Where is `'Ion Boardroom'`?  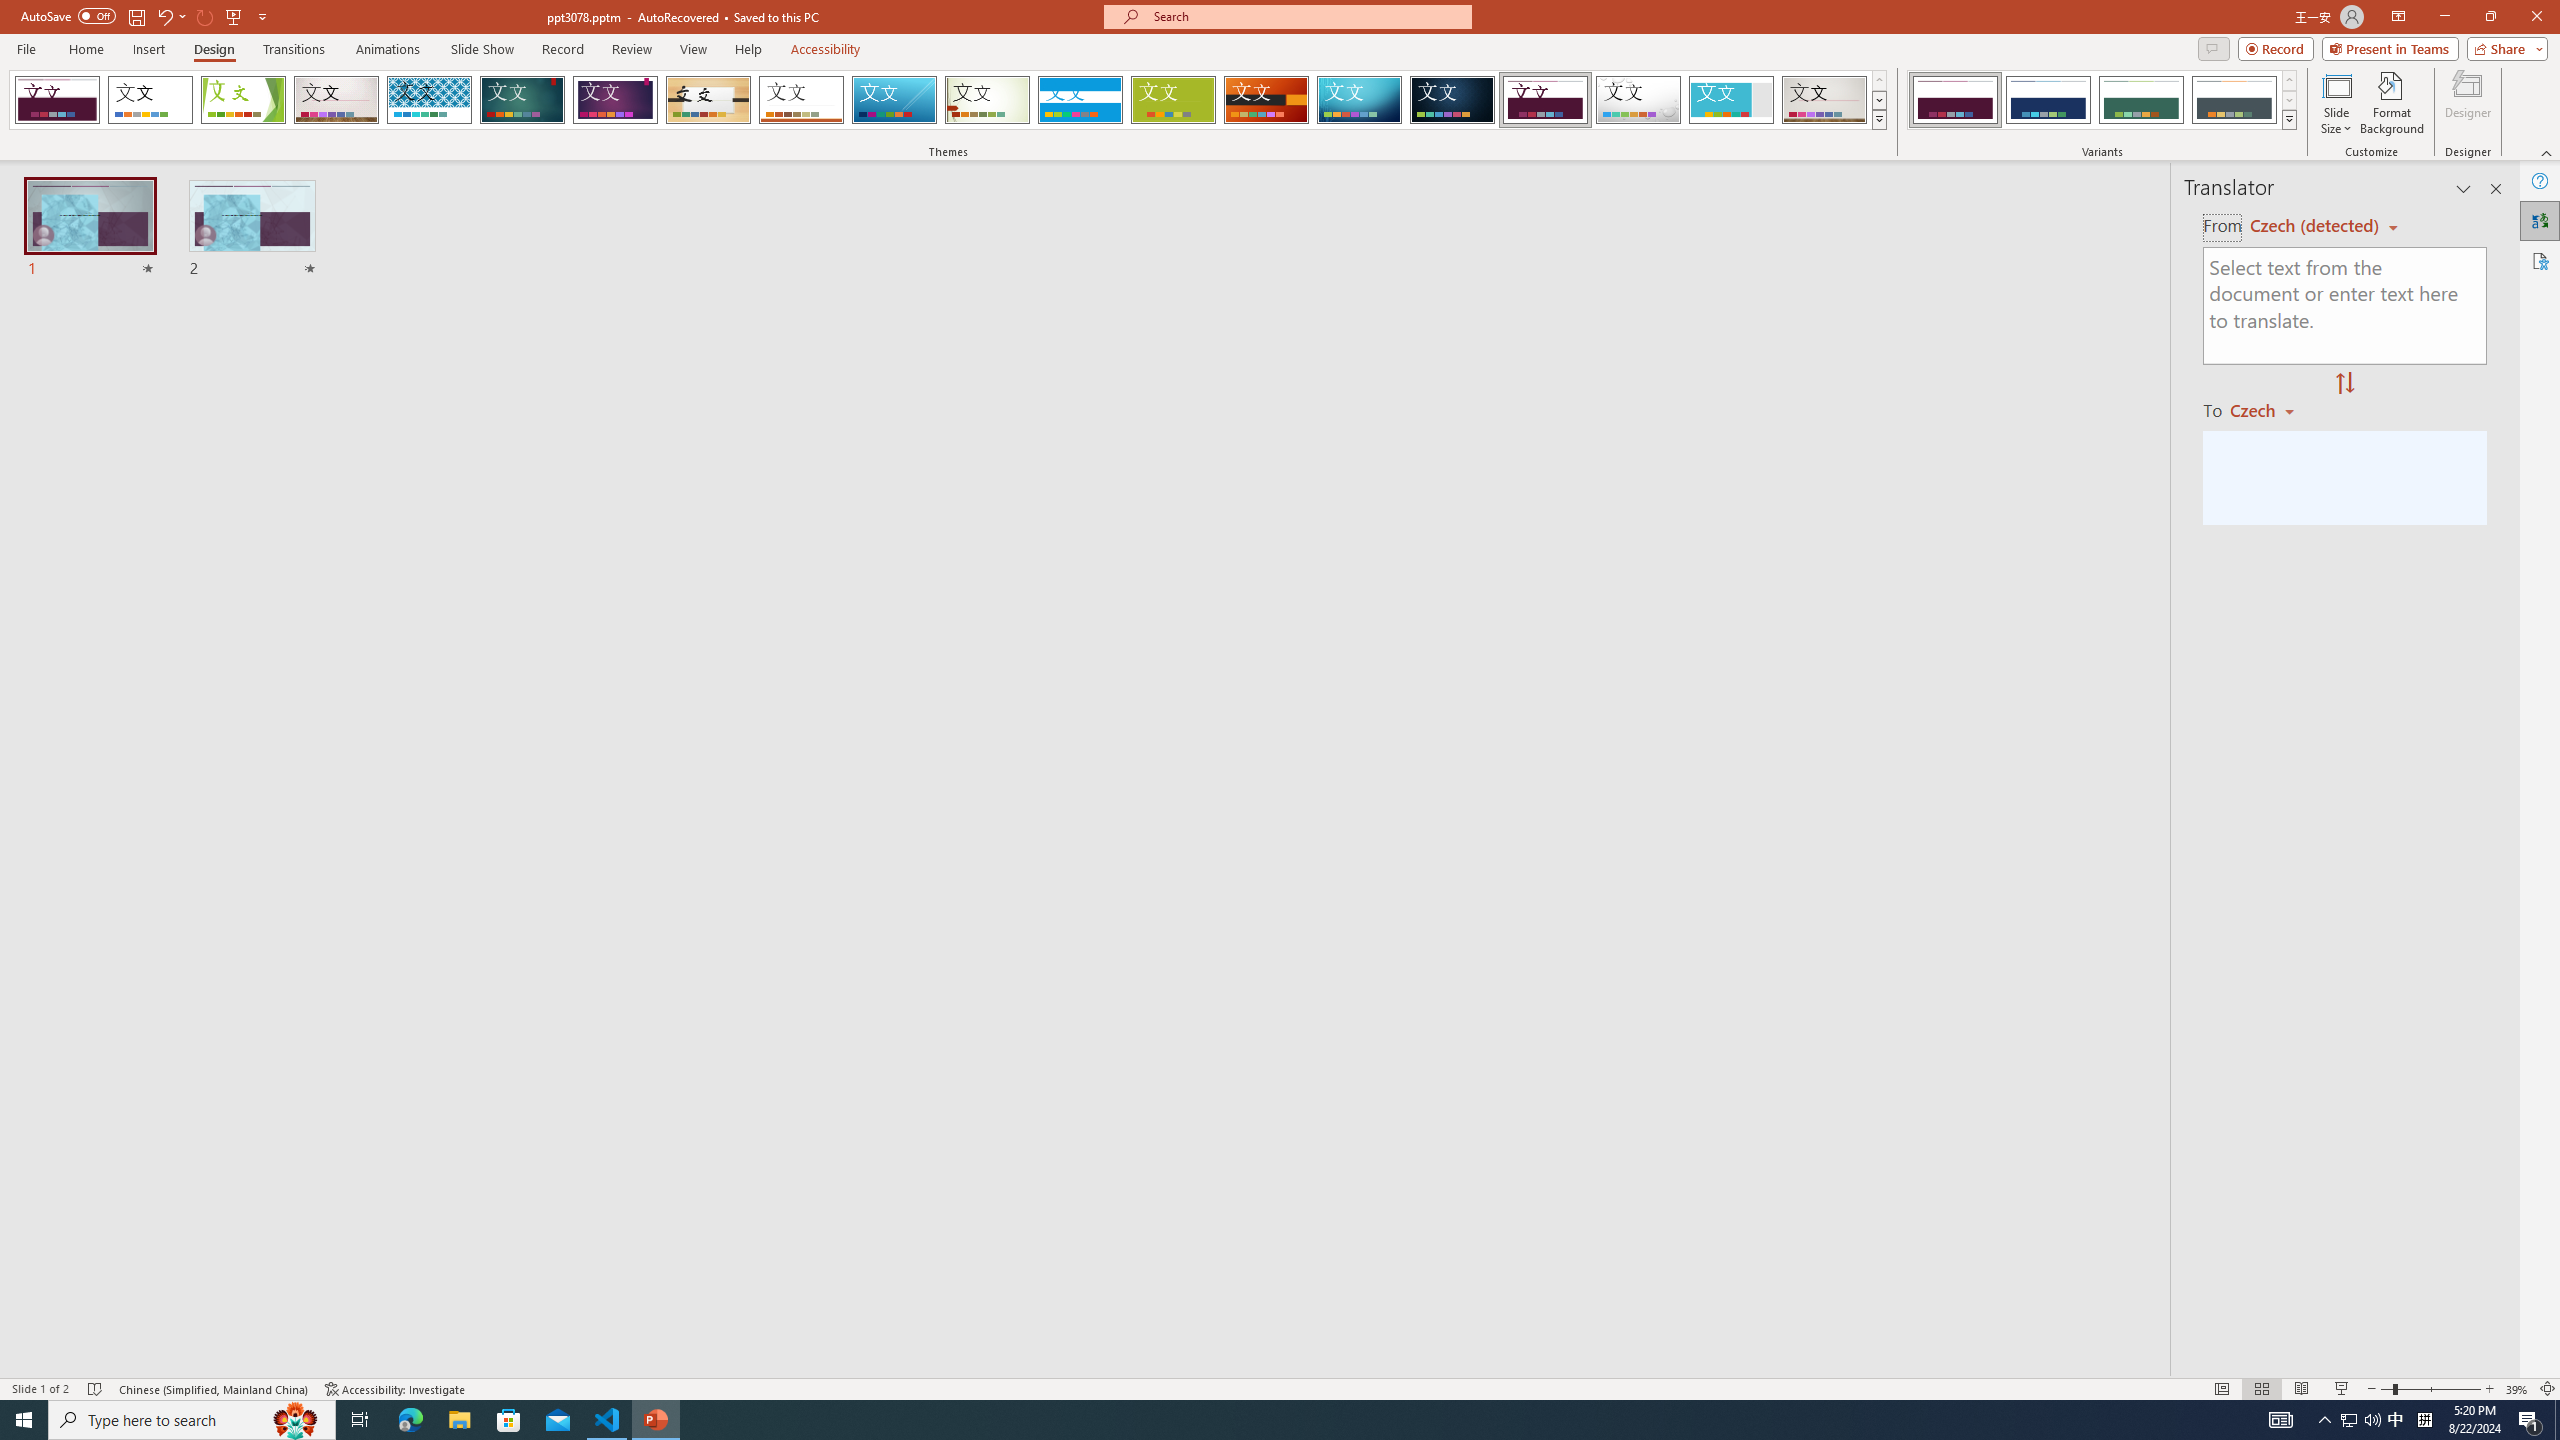 'Ion Boardroom' is located at coordinates (615, 99).